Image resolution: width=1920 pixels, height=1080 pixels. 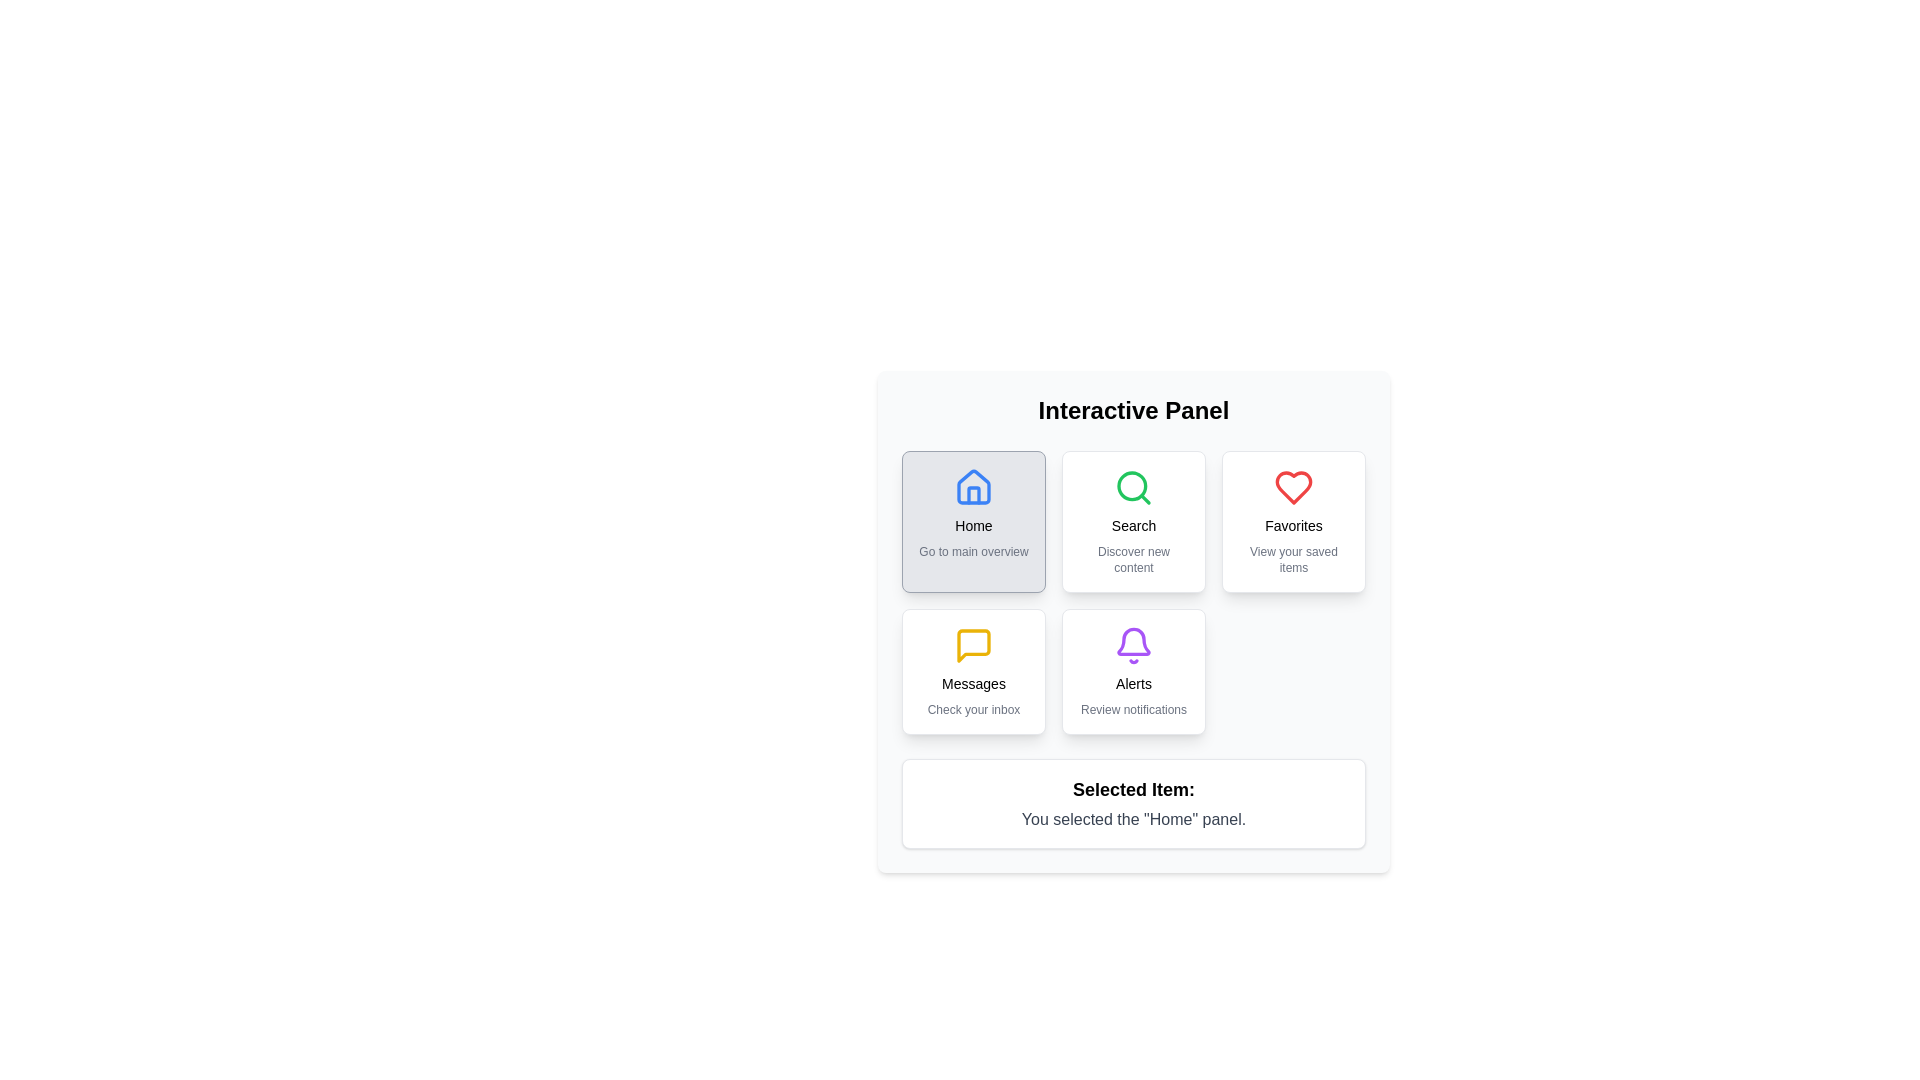 I want to click on the text label providing additional information about the 'Alerts' card, located at the bottom center of the card beneath the main label 'Alerts' and the bell icon, so click(x=1133, y=708).